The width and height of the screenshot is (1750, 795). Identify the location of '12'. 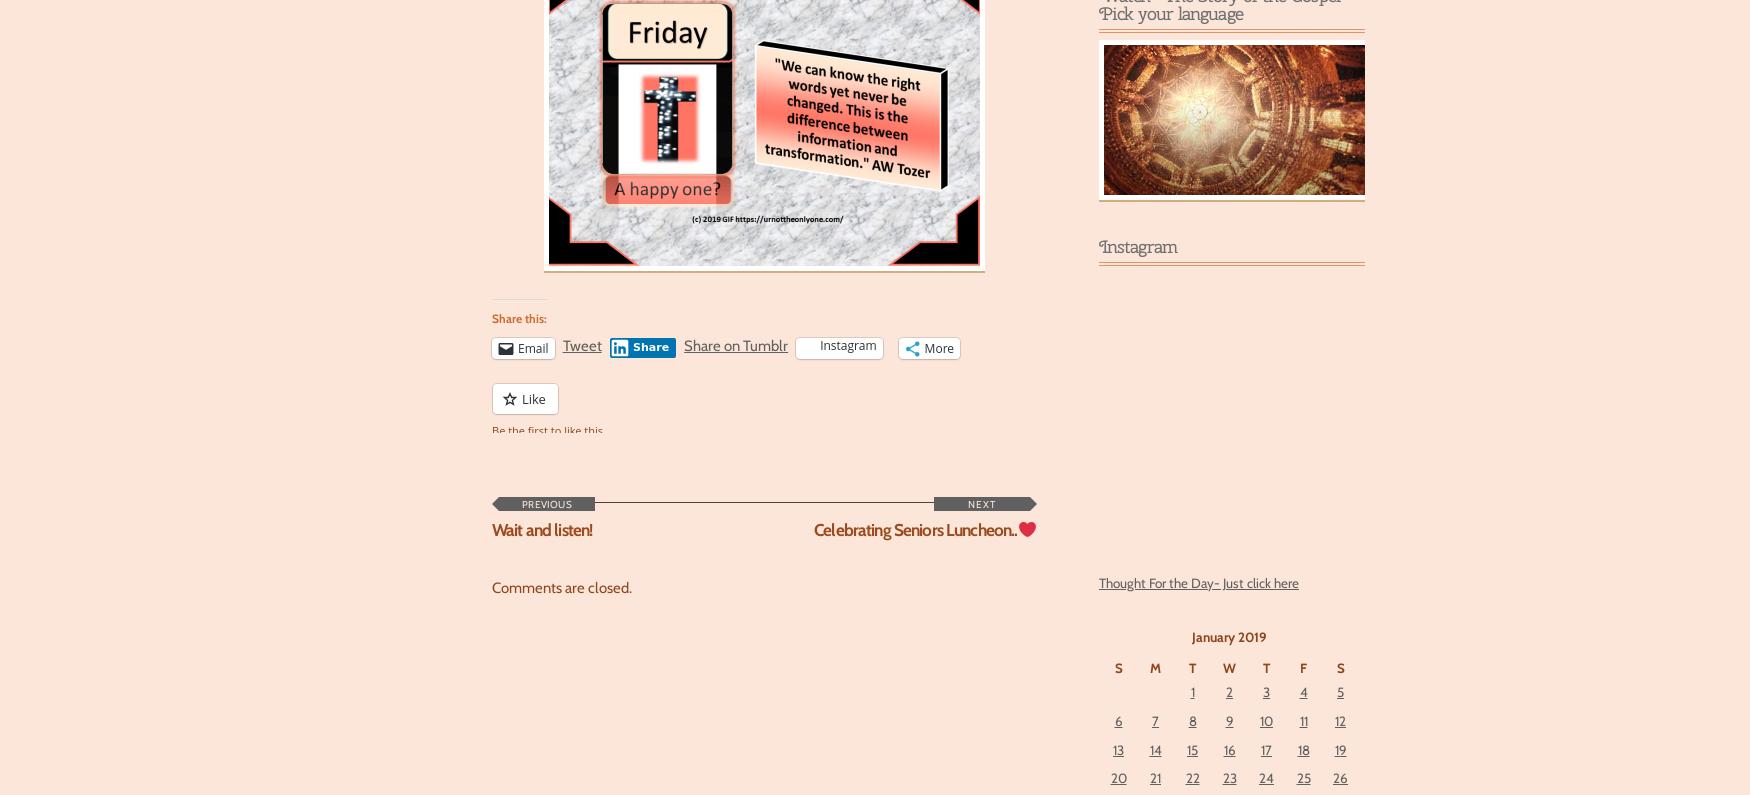
(1340, 720).